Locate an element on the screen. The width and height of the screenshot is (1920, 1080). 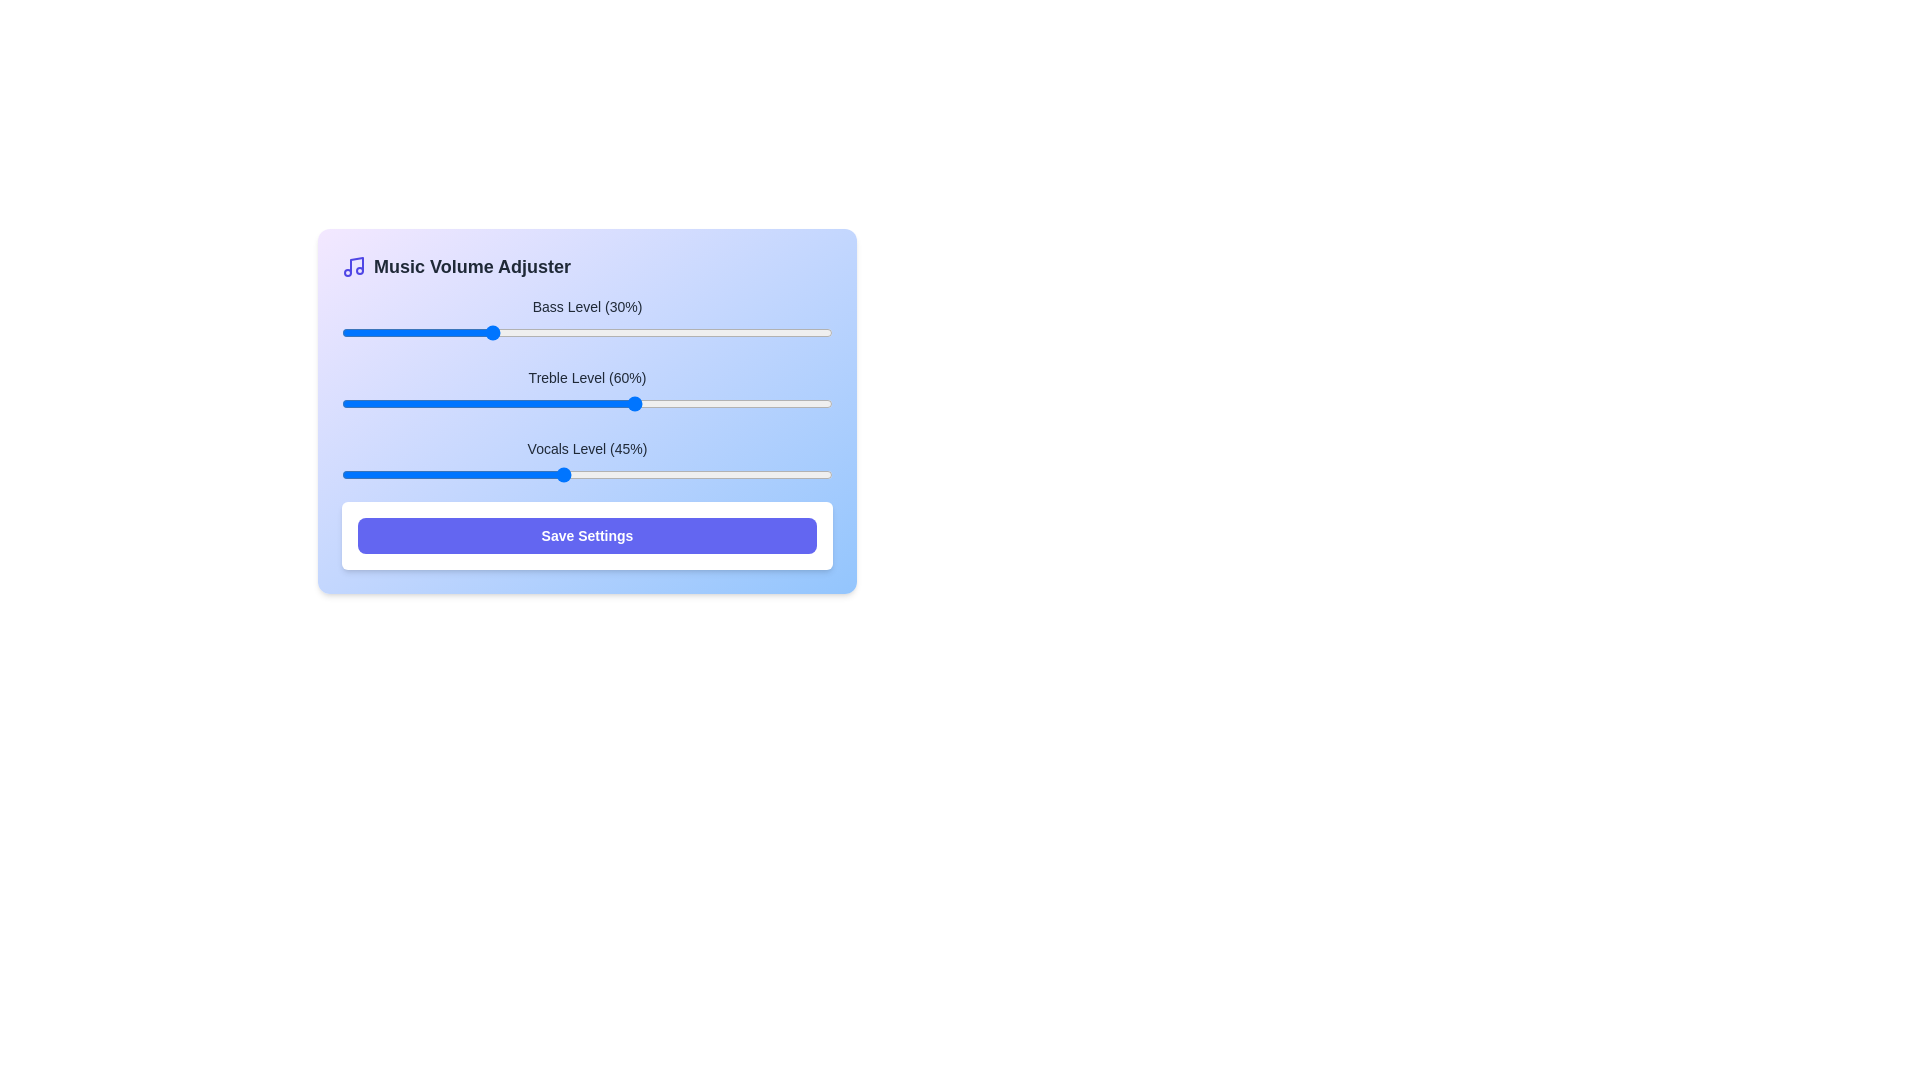
the track of the range slider located below the 'Vocals Level (45%)' label to move the thumb is located at coordinates (586, 474).